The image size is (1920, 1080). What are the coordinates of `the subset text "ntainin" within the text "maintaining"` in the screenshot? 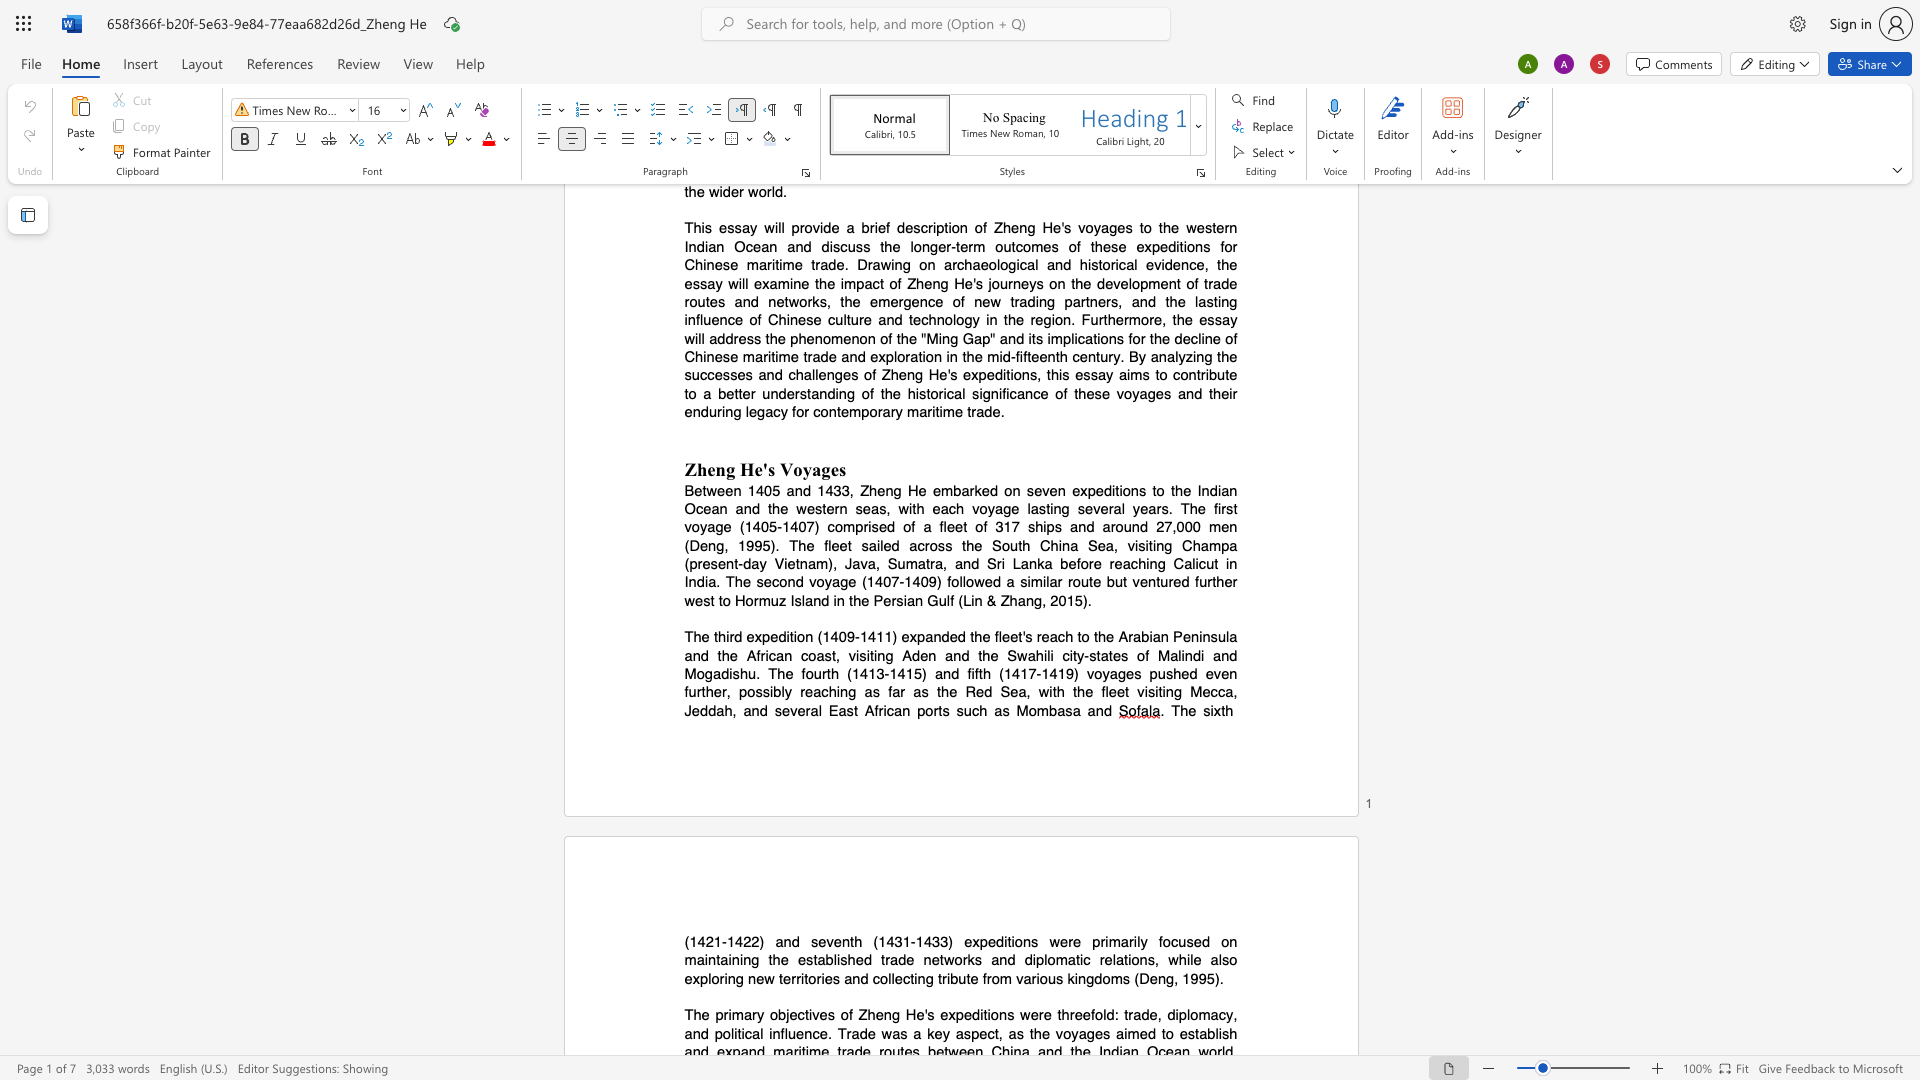 It's located at (708, 959).